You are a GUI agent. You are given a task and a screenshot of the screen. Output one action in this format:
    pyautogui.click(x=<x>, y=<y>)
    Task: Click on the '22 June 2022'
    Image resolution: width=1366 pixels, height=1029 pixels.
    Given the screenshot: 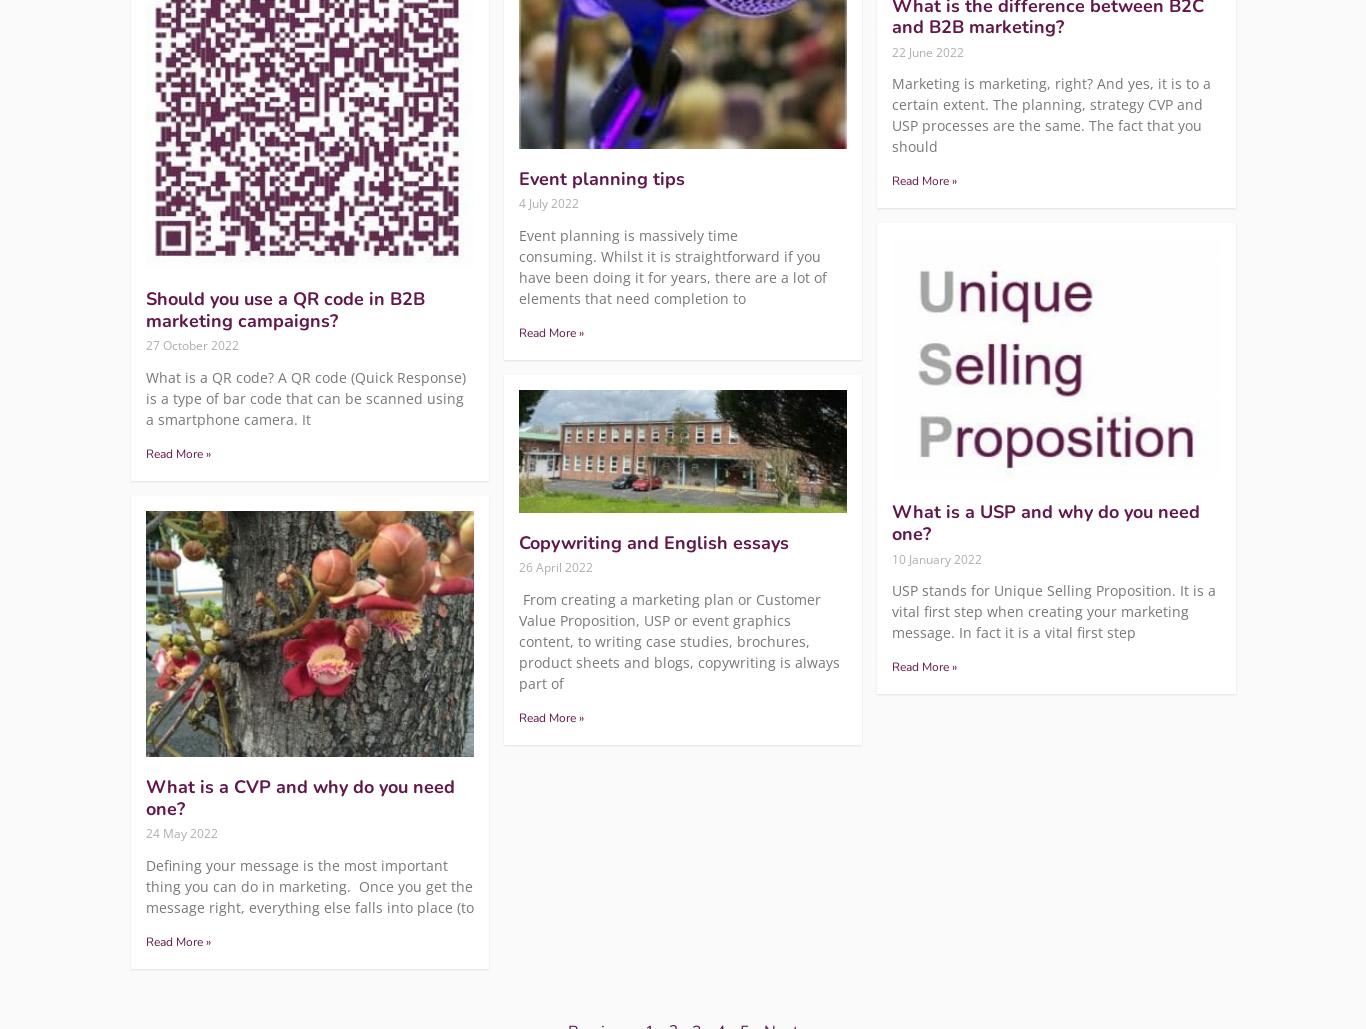 What is the action you would take?
    pyautogui.click(x=928, y=51)
    